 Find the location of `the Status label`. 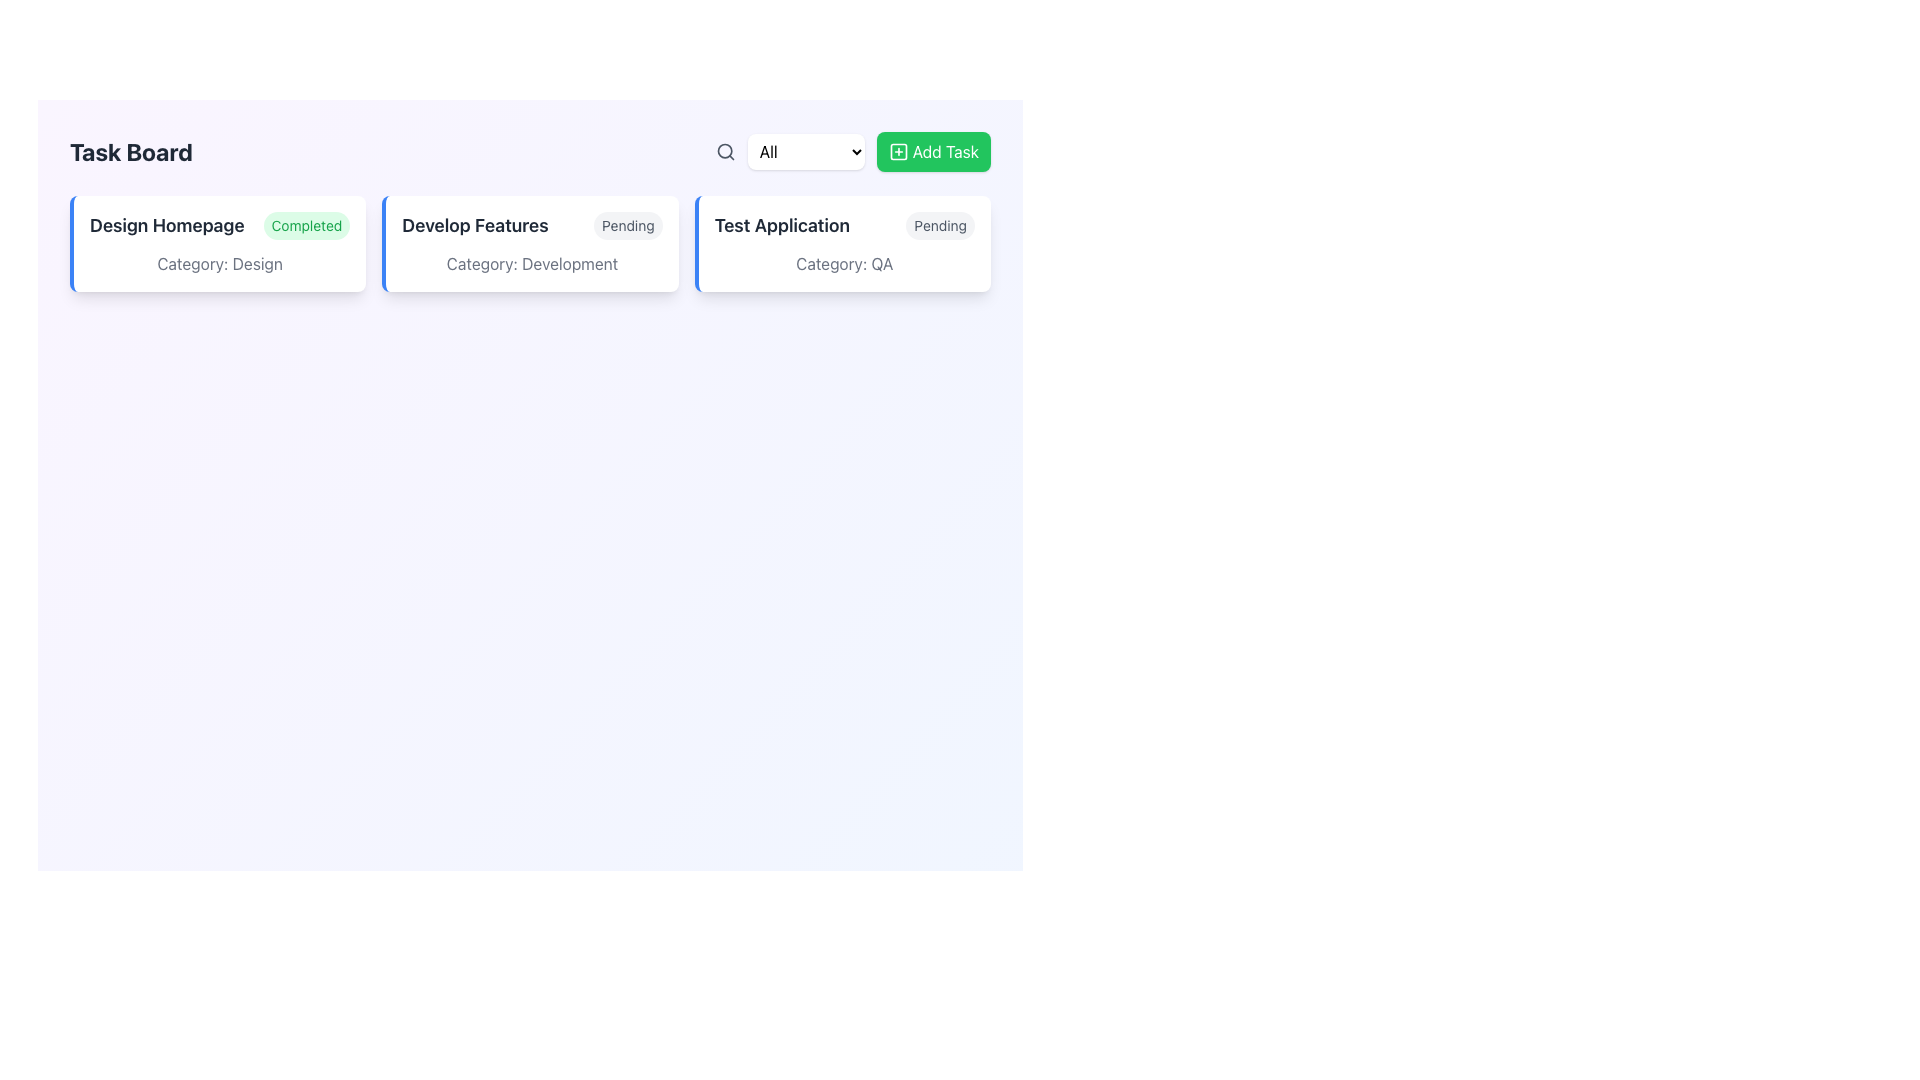

the Status label is located at coordinates (939, 225).